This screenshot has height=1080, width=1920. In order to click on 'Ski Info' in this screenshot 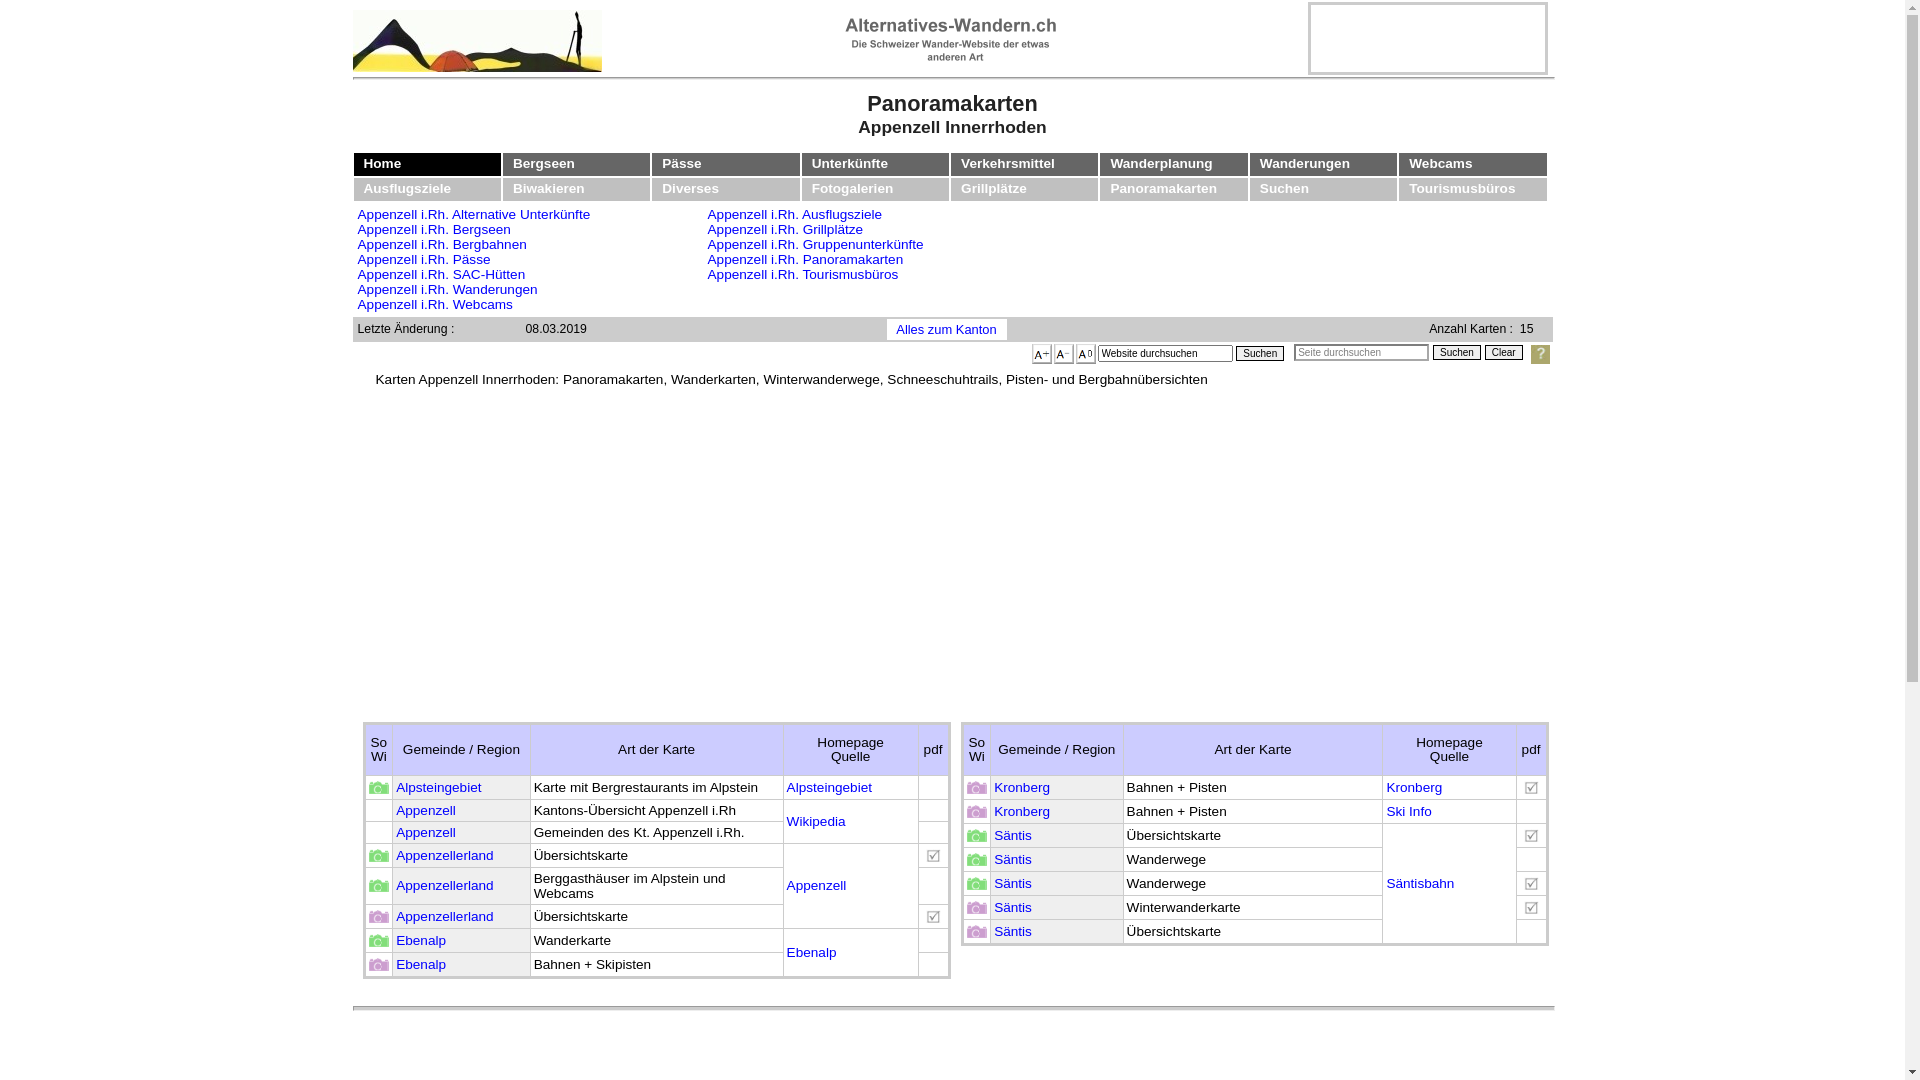, I will do `click(1407, 811)`.